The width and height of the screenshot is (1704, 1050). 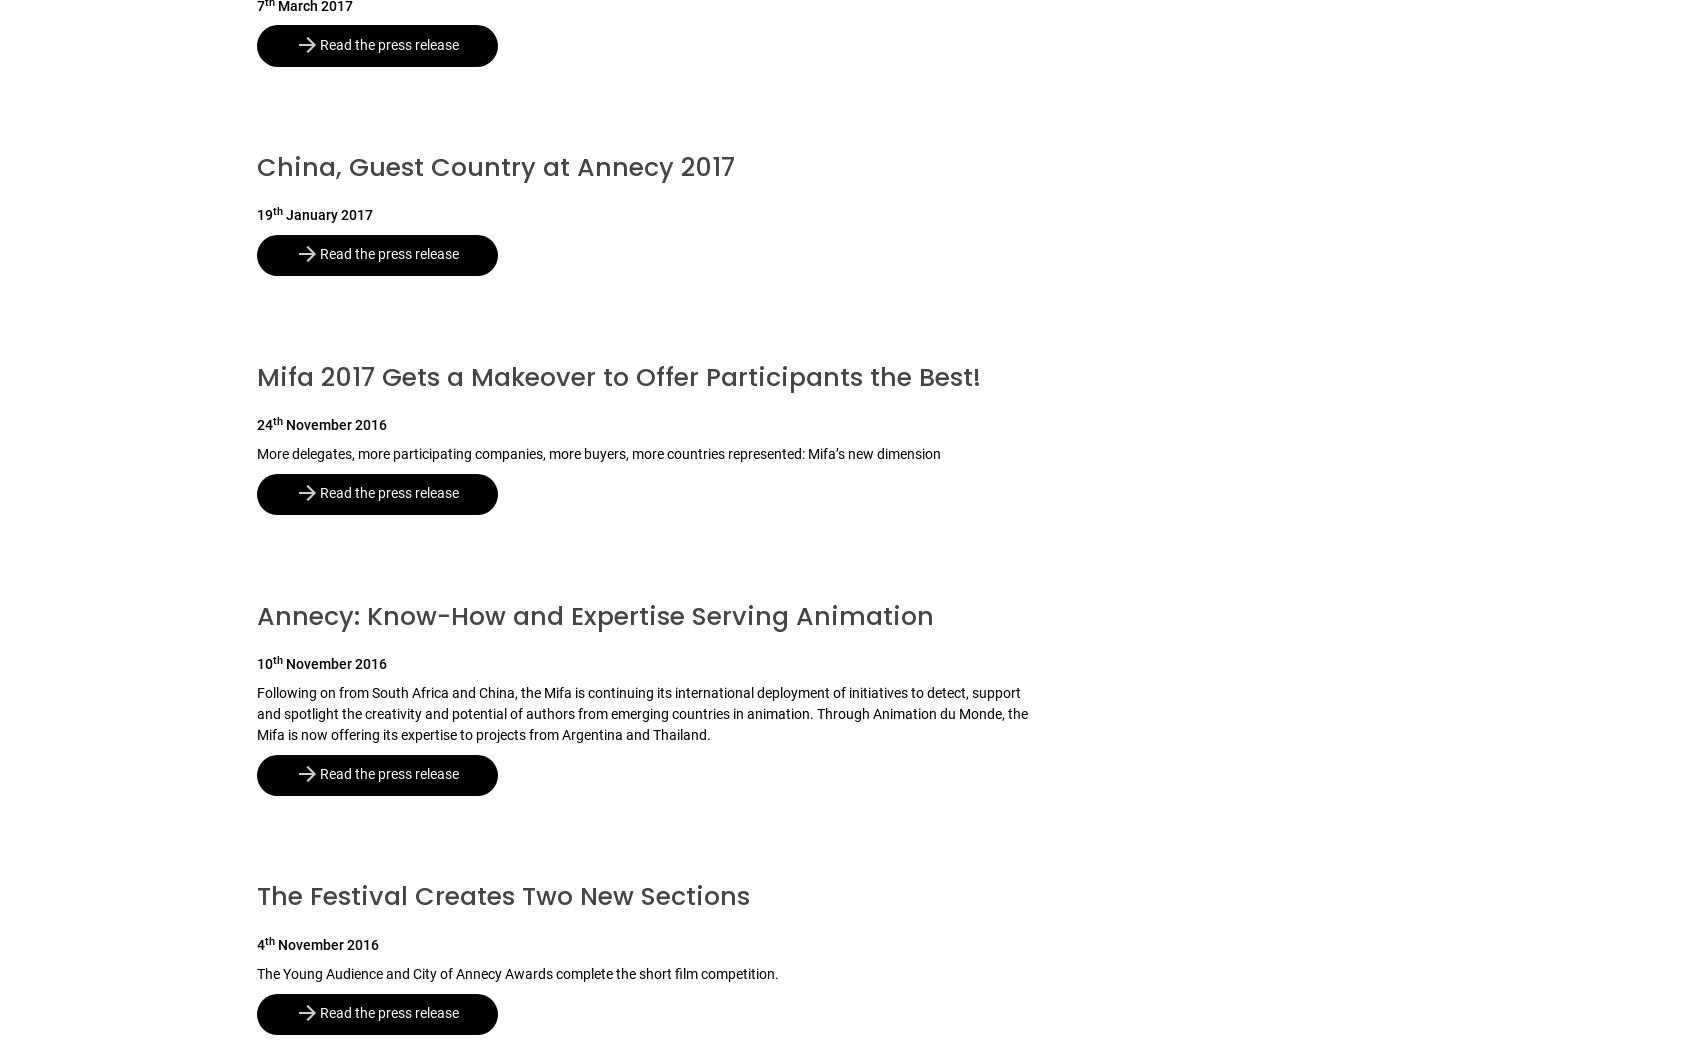 I want to click on 'The Young Audience and City of Annecy Awards complete the short film competition.', so click(x=518, y=972).